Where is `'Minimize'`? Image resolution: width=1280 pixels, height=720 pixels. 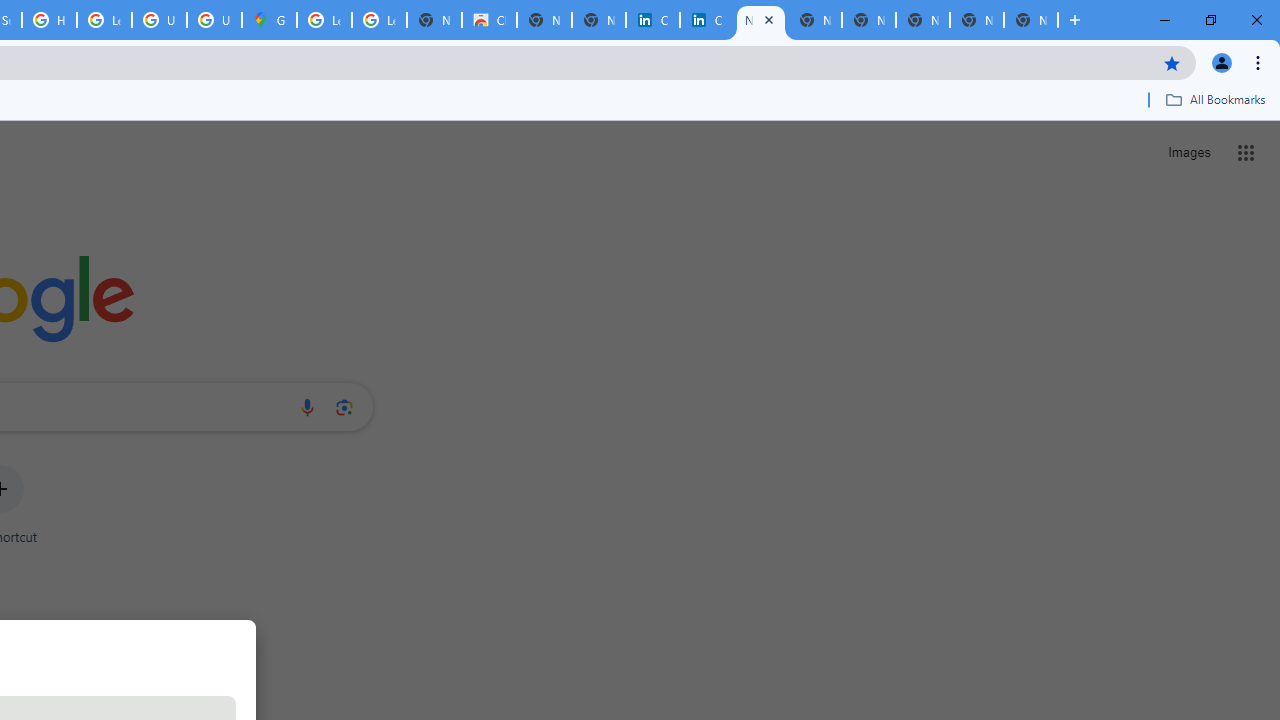
'Minimize' is located at coordinates (1165, 20).